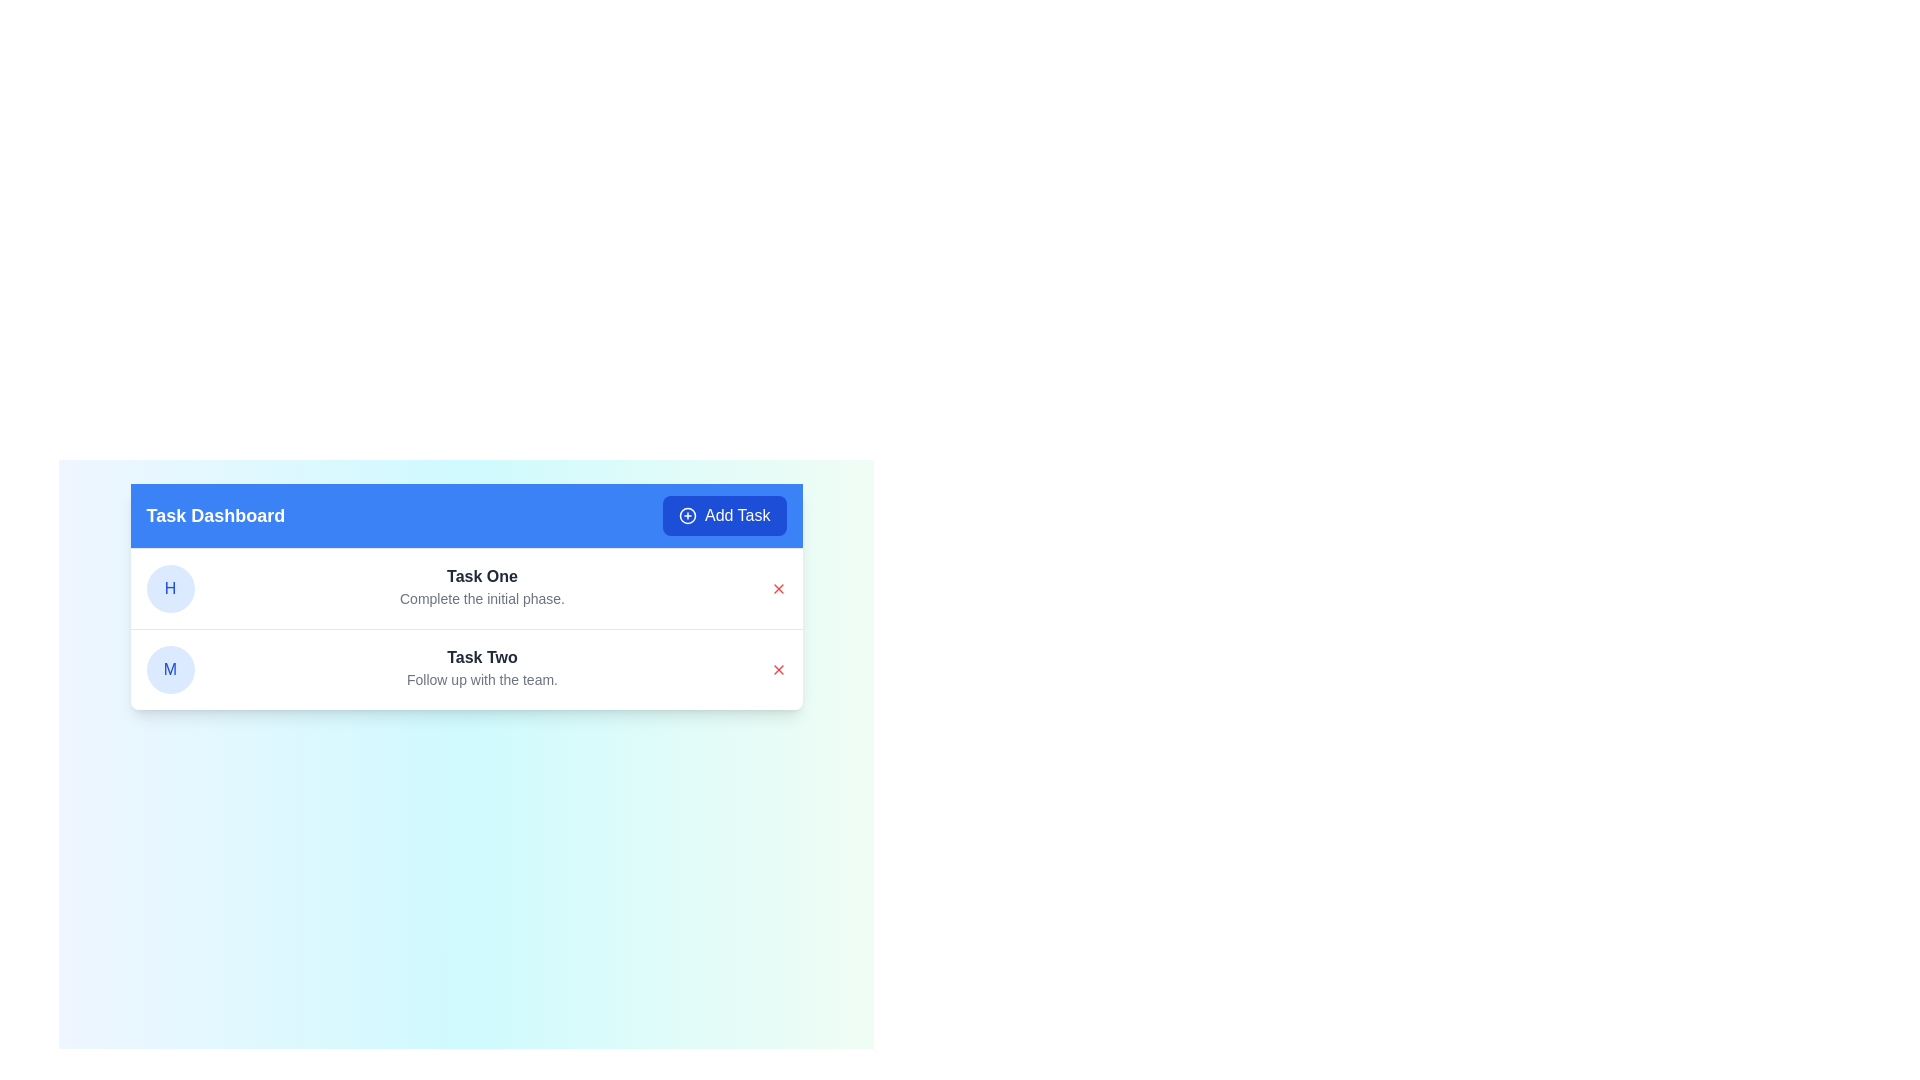  I want to click on the SVG circle icon, which is a thin stroke outline forming a circle located at the center of the 'Add Task' button's left icon, so click(687, 515).